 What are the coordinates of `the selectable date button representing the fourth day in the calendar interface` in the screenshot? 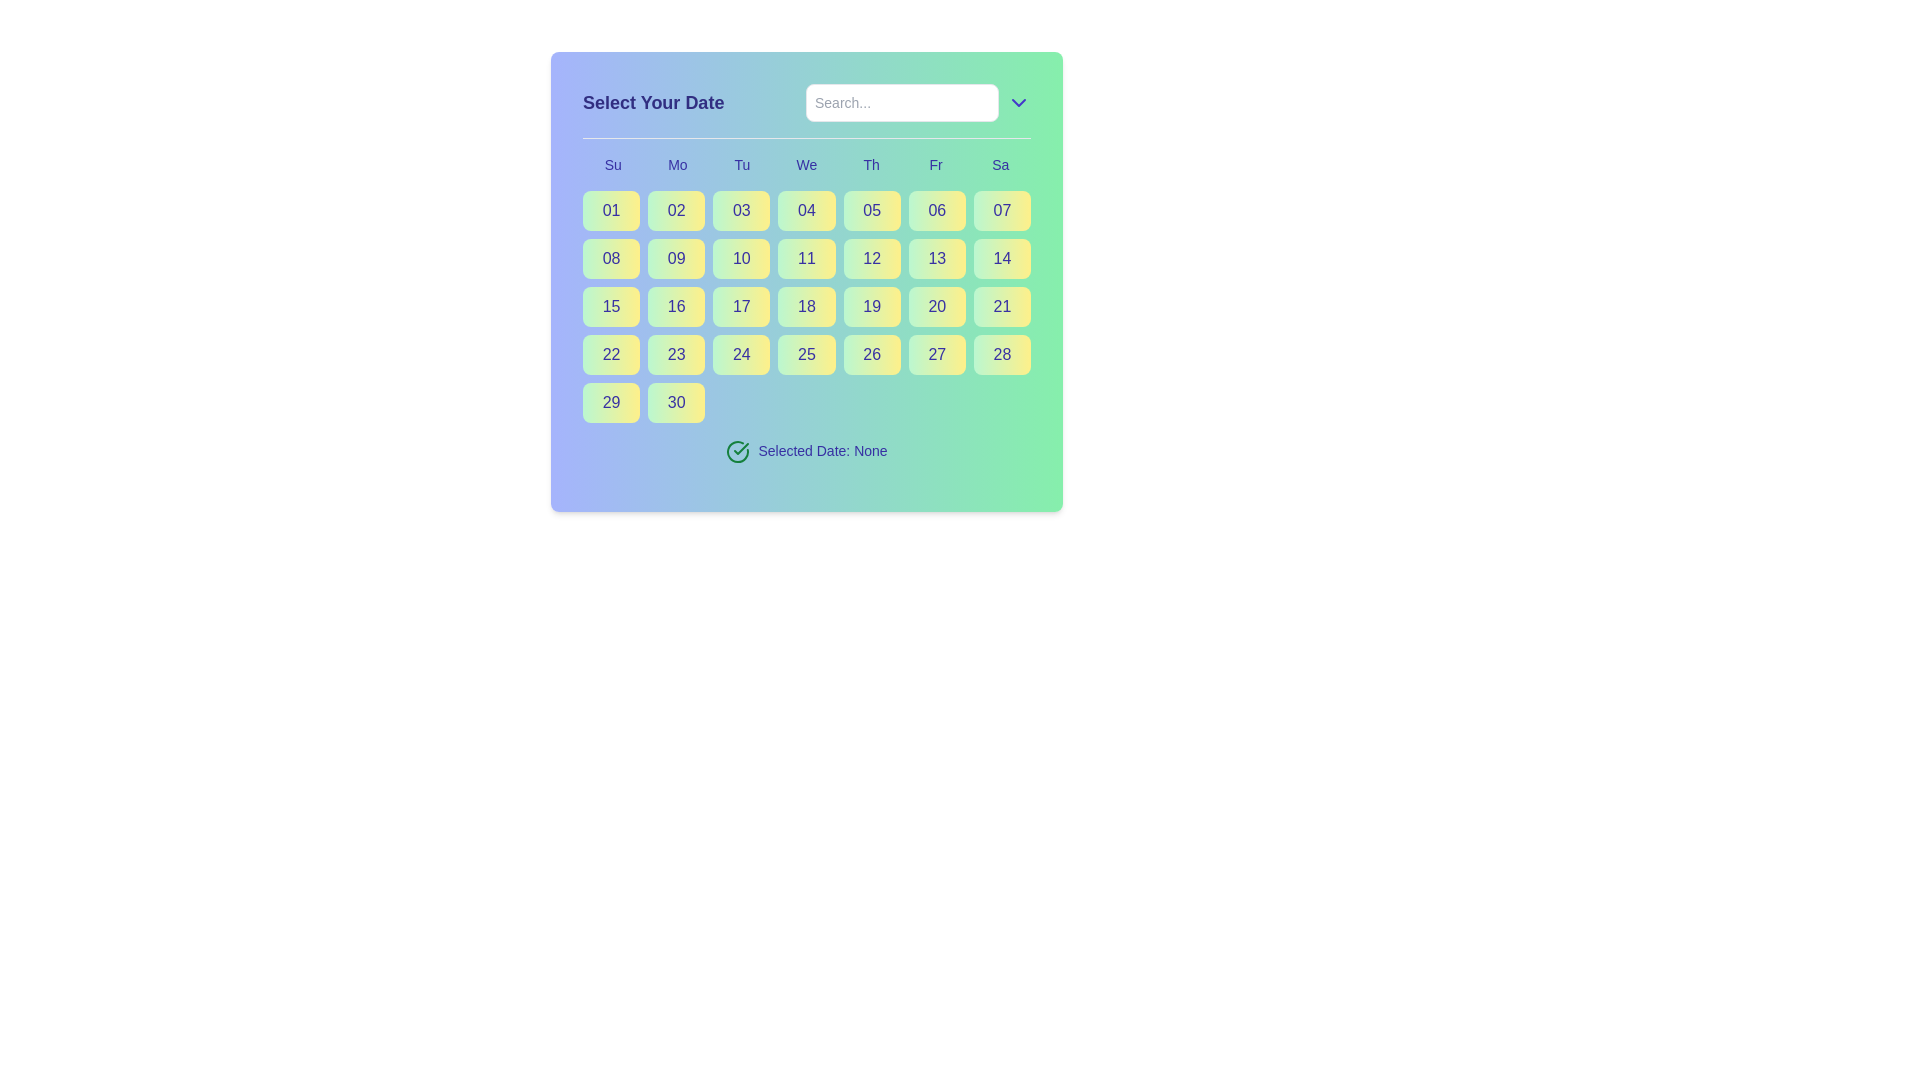 It's located at (806, 211).